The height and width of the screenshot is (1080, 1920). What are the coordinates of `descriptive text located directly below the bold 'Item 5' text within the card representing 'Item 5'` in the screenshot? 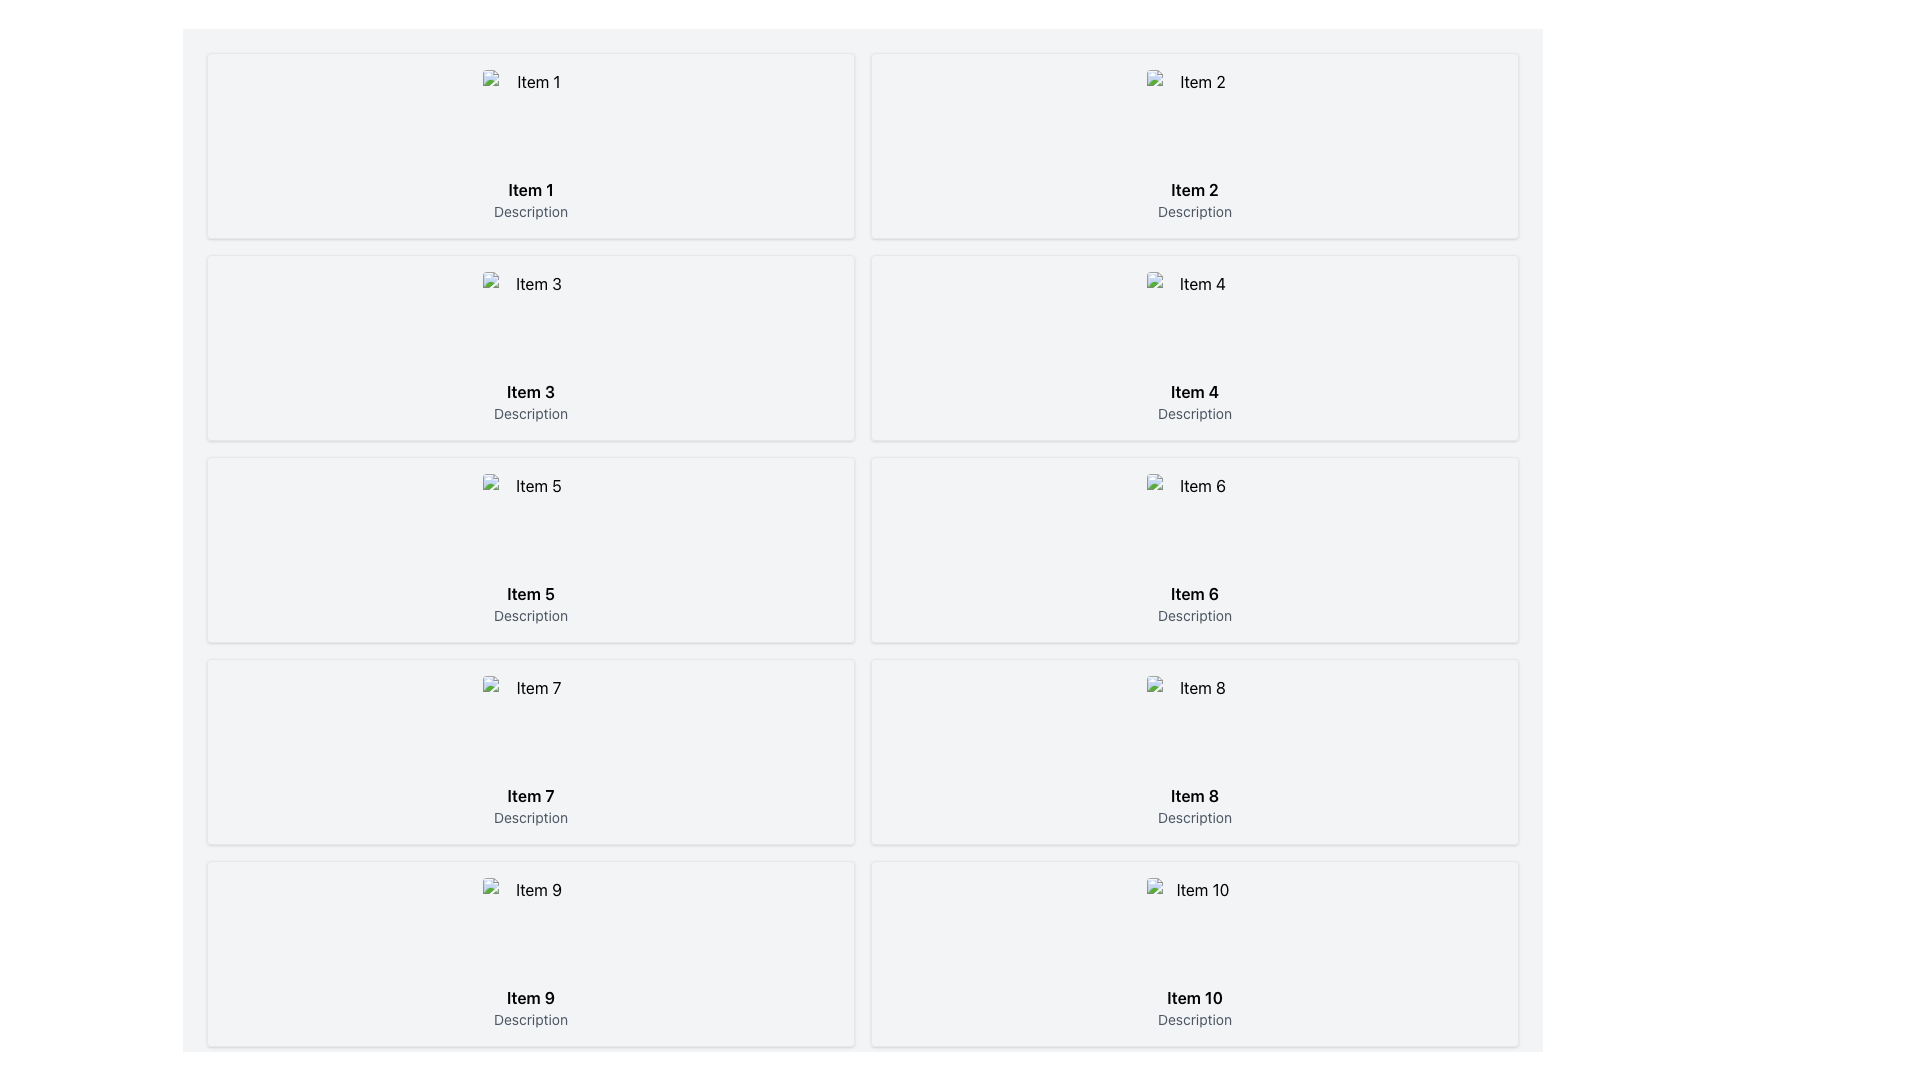 It's located at (531, 615).